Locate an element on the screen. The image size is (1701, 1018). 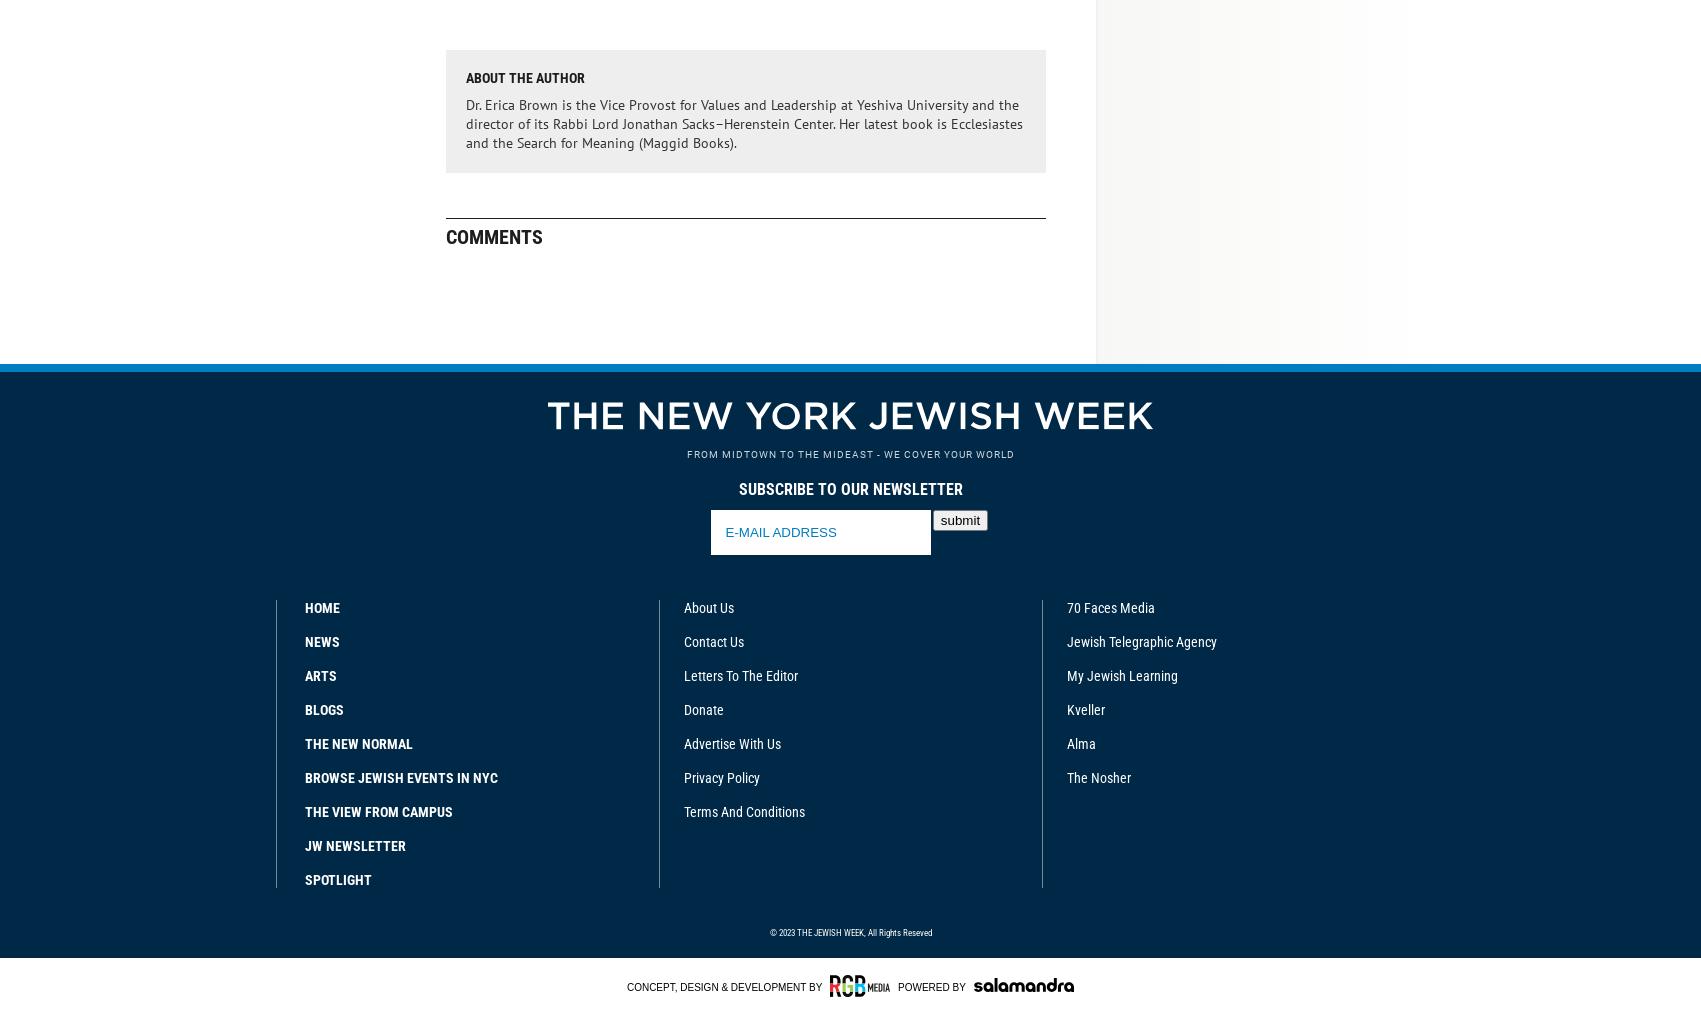
'Kveller' is located at coordinates (1085, 709).